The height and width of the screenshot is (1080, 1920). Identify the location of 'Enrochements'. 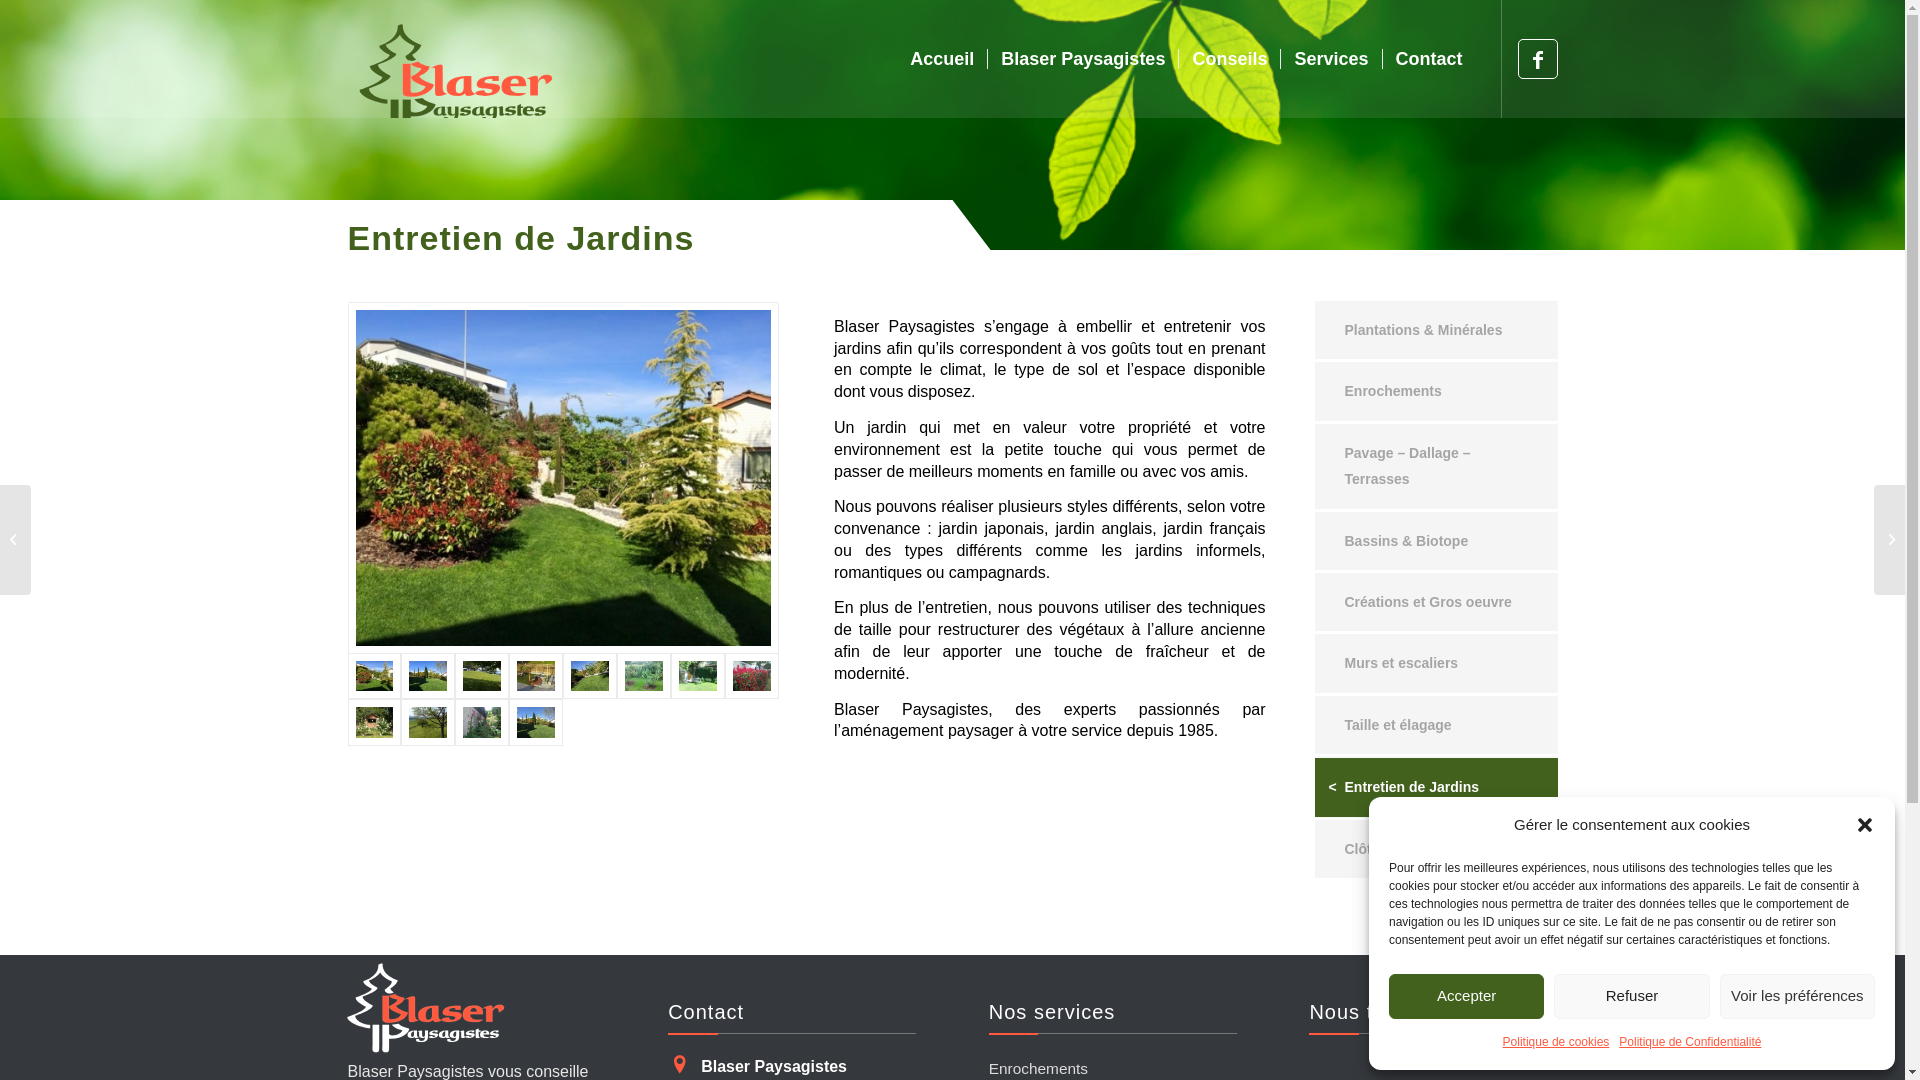
(1434, 390).